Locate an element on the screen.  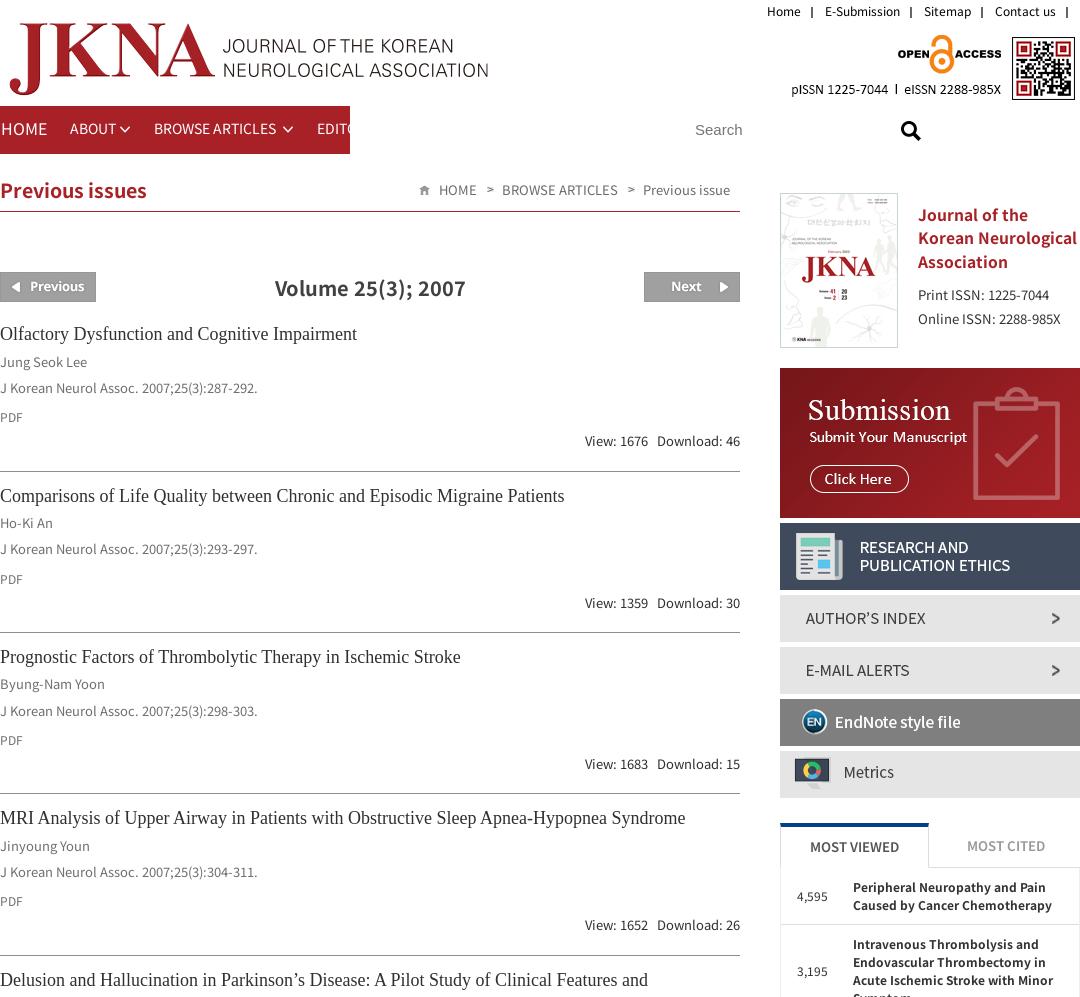
'Previous issue' is located at coordinates (643, 189).